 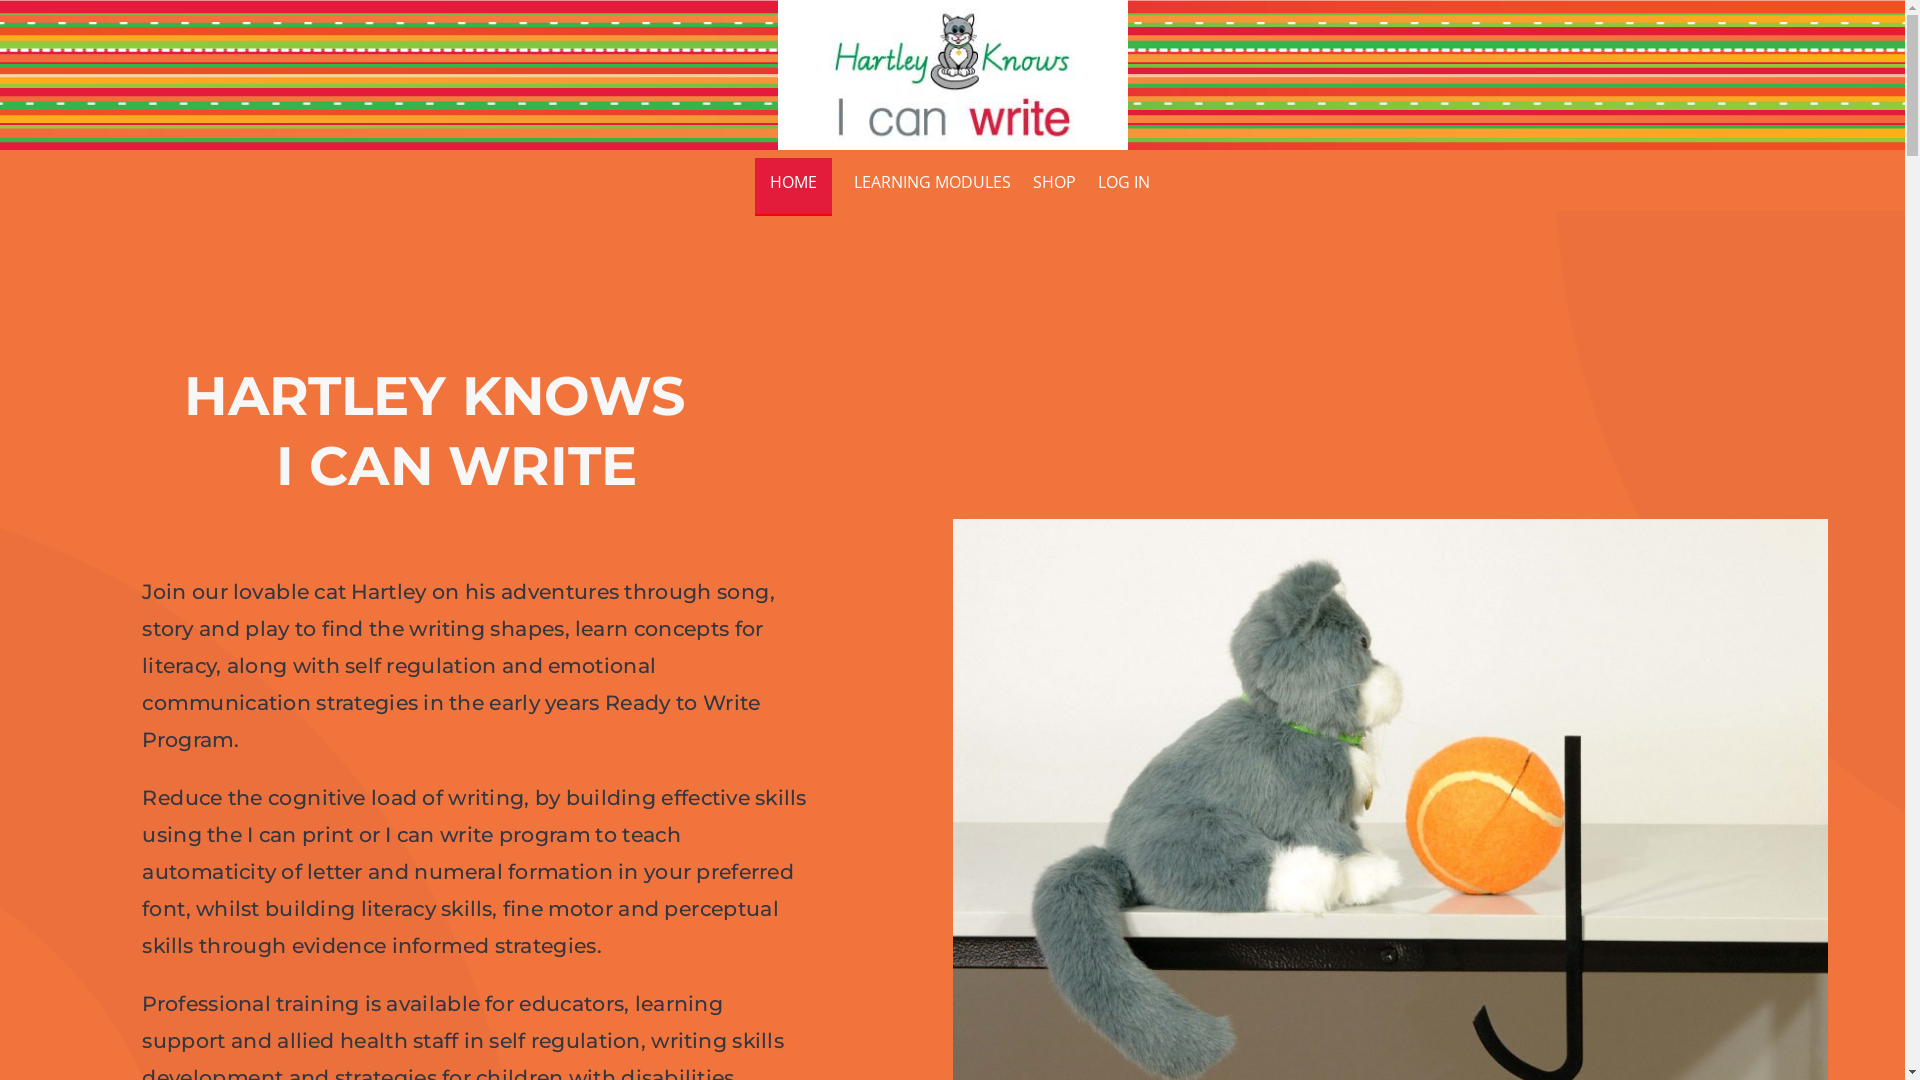 I want to click on 'LOG IN', so click(x=1097, y=186).